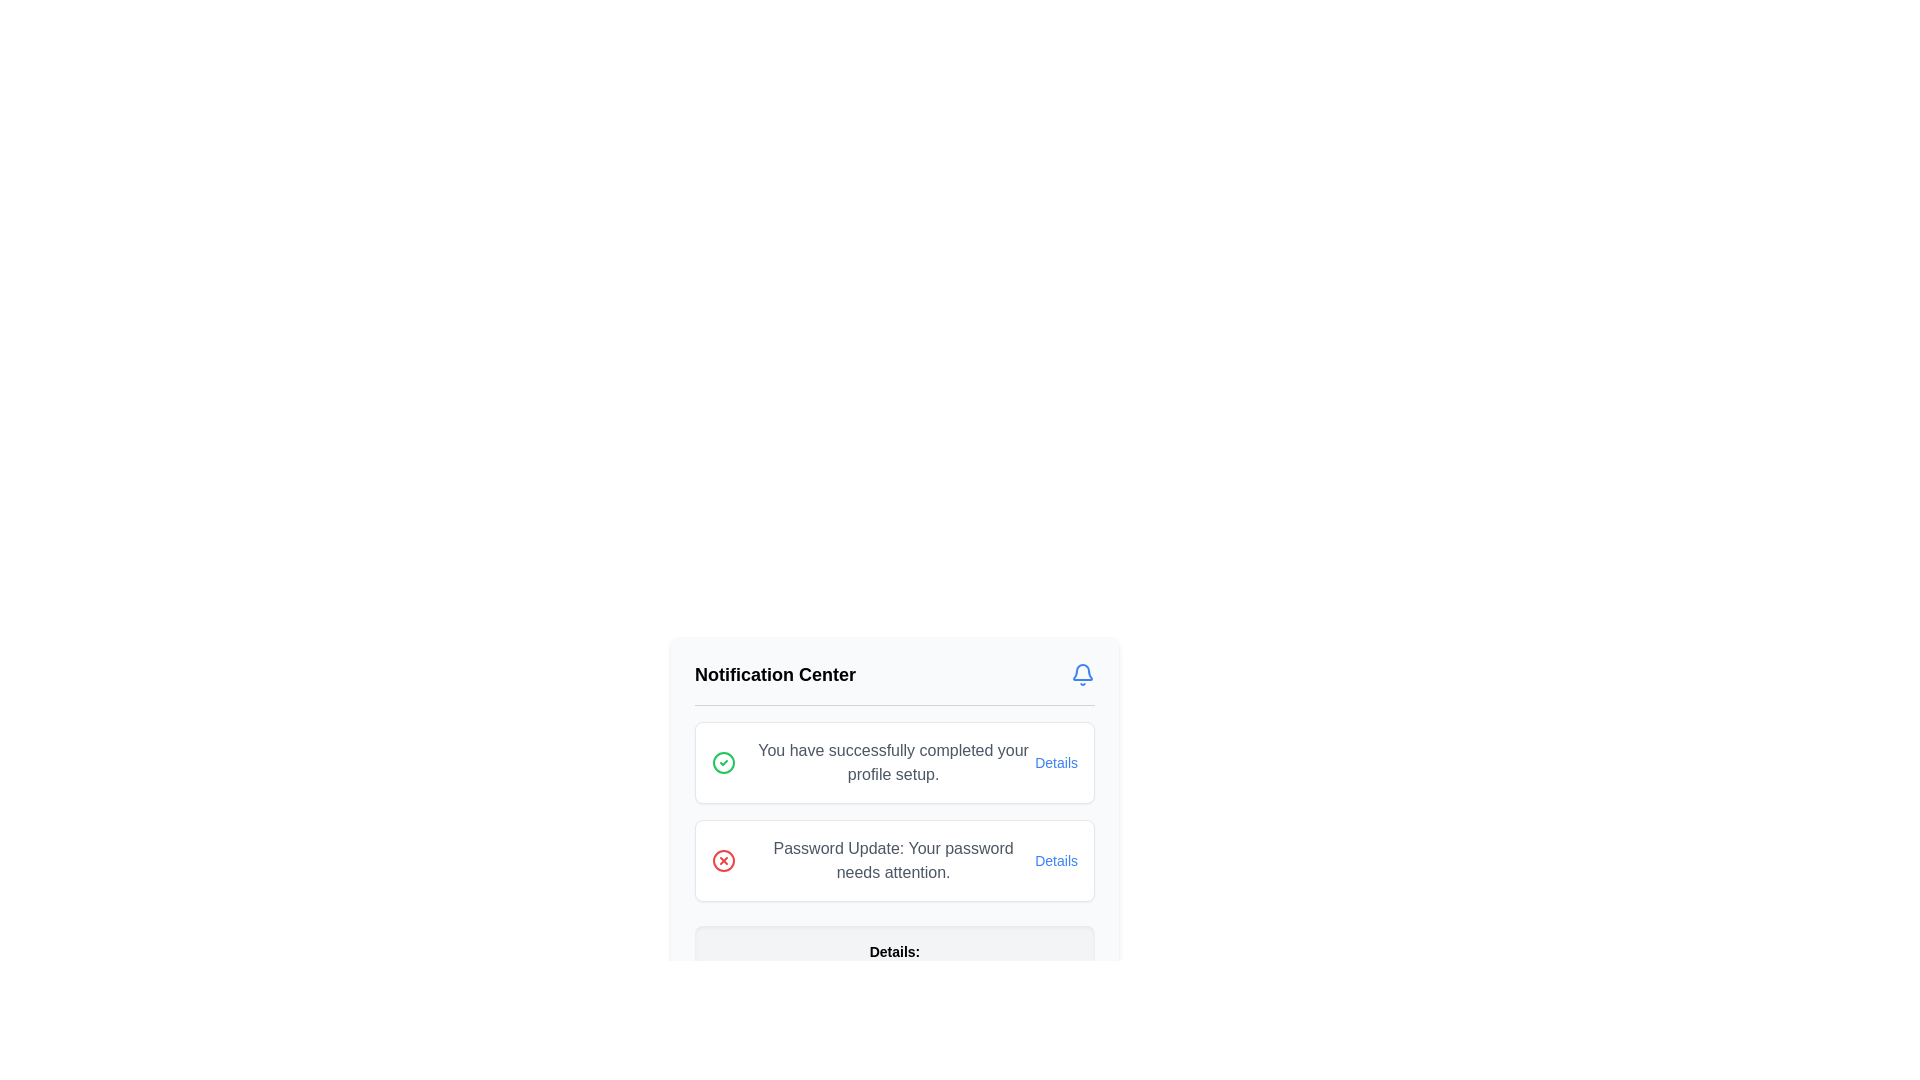  What do you see at coordinates (893, 763) in the screenshot?
I see `the notification card with a white background, rounded corners, a green checkmark icon, and a 'Details' link, which is the first notification in the Notification Center` at bounding box center [893, 763].